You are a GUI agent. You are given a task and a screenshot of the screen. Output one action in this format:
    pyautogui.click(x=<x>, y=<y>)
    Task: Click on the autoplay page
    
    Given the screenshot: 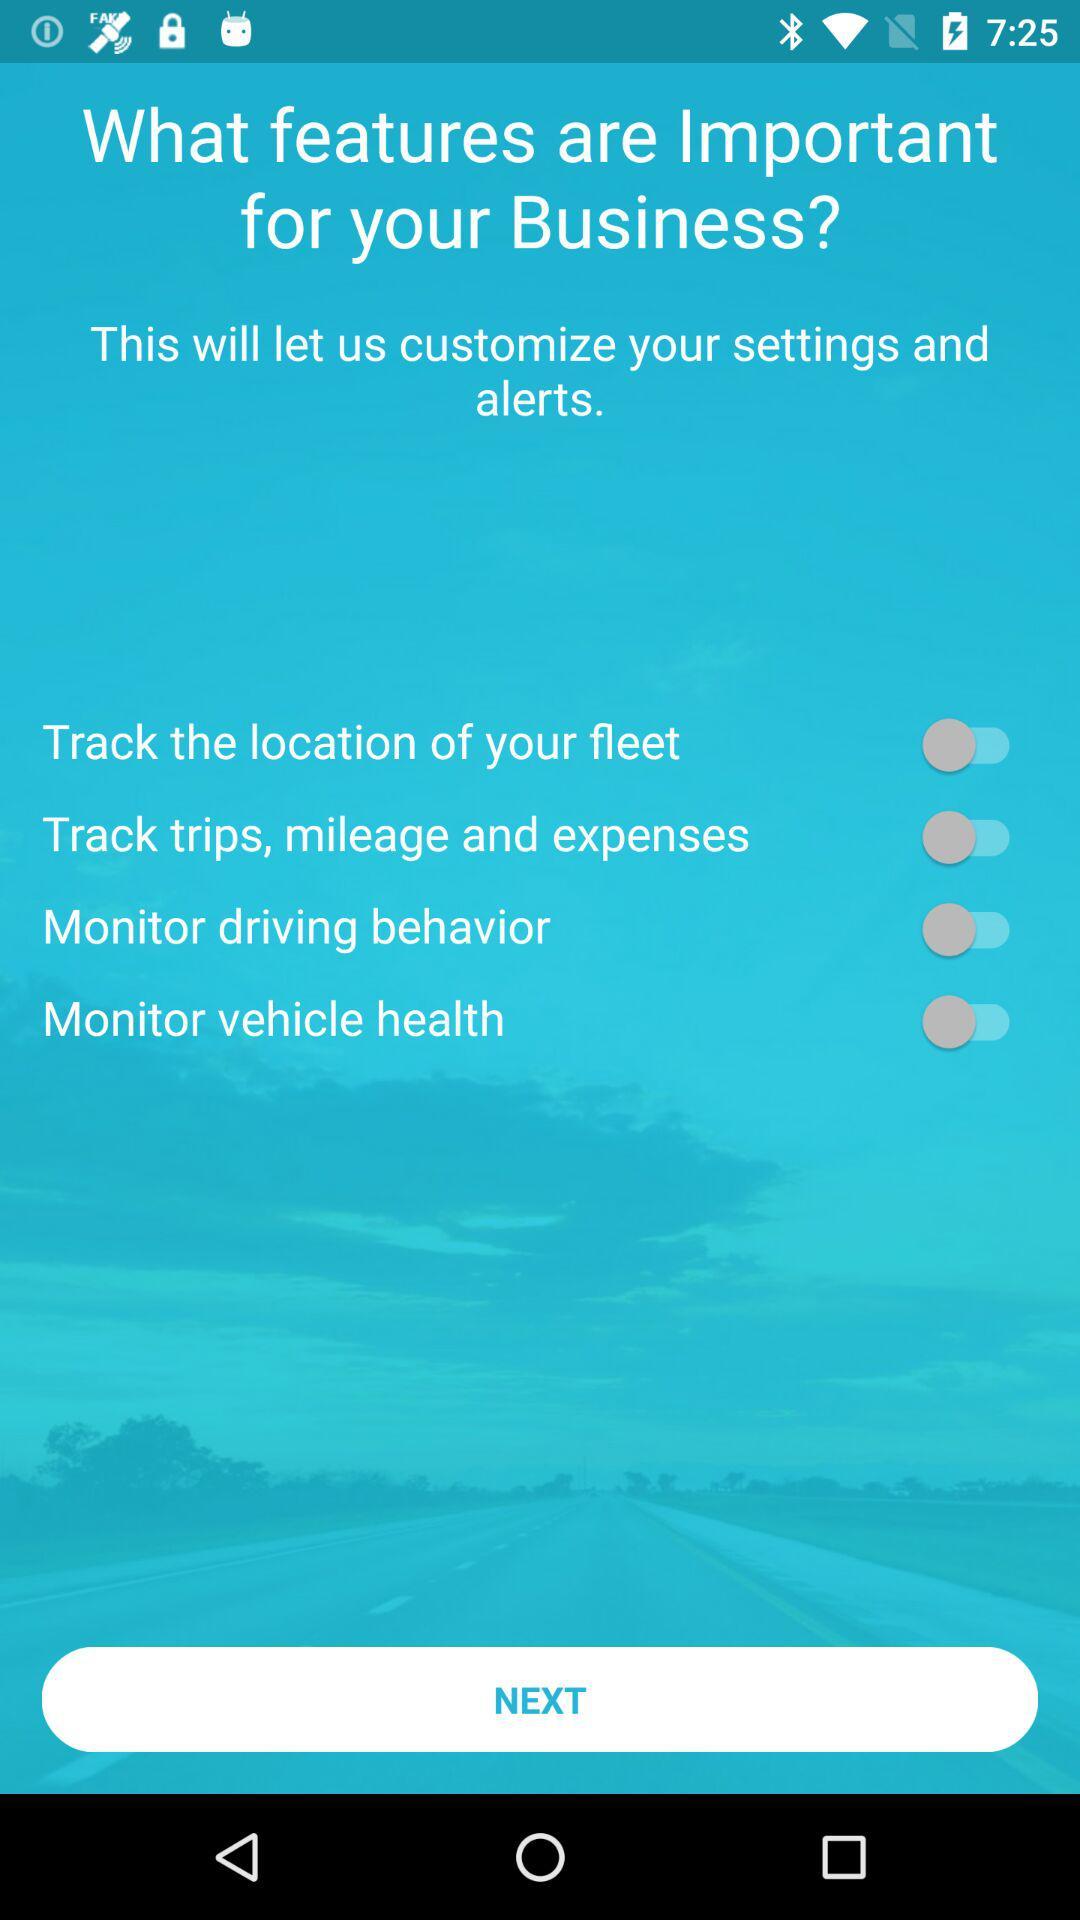 What is the action you would take?
    pyautogui.click(x=974, y=928)
    